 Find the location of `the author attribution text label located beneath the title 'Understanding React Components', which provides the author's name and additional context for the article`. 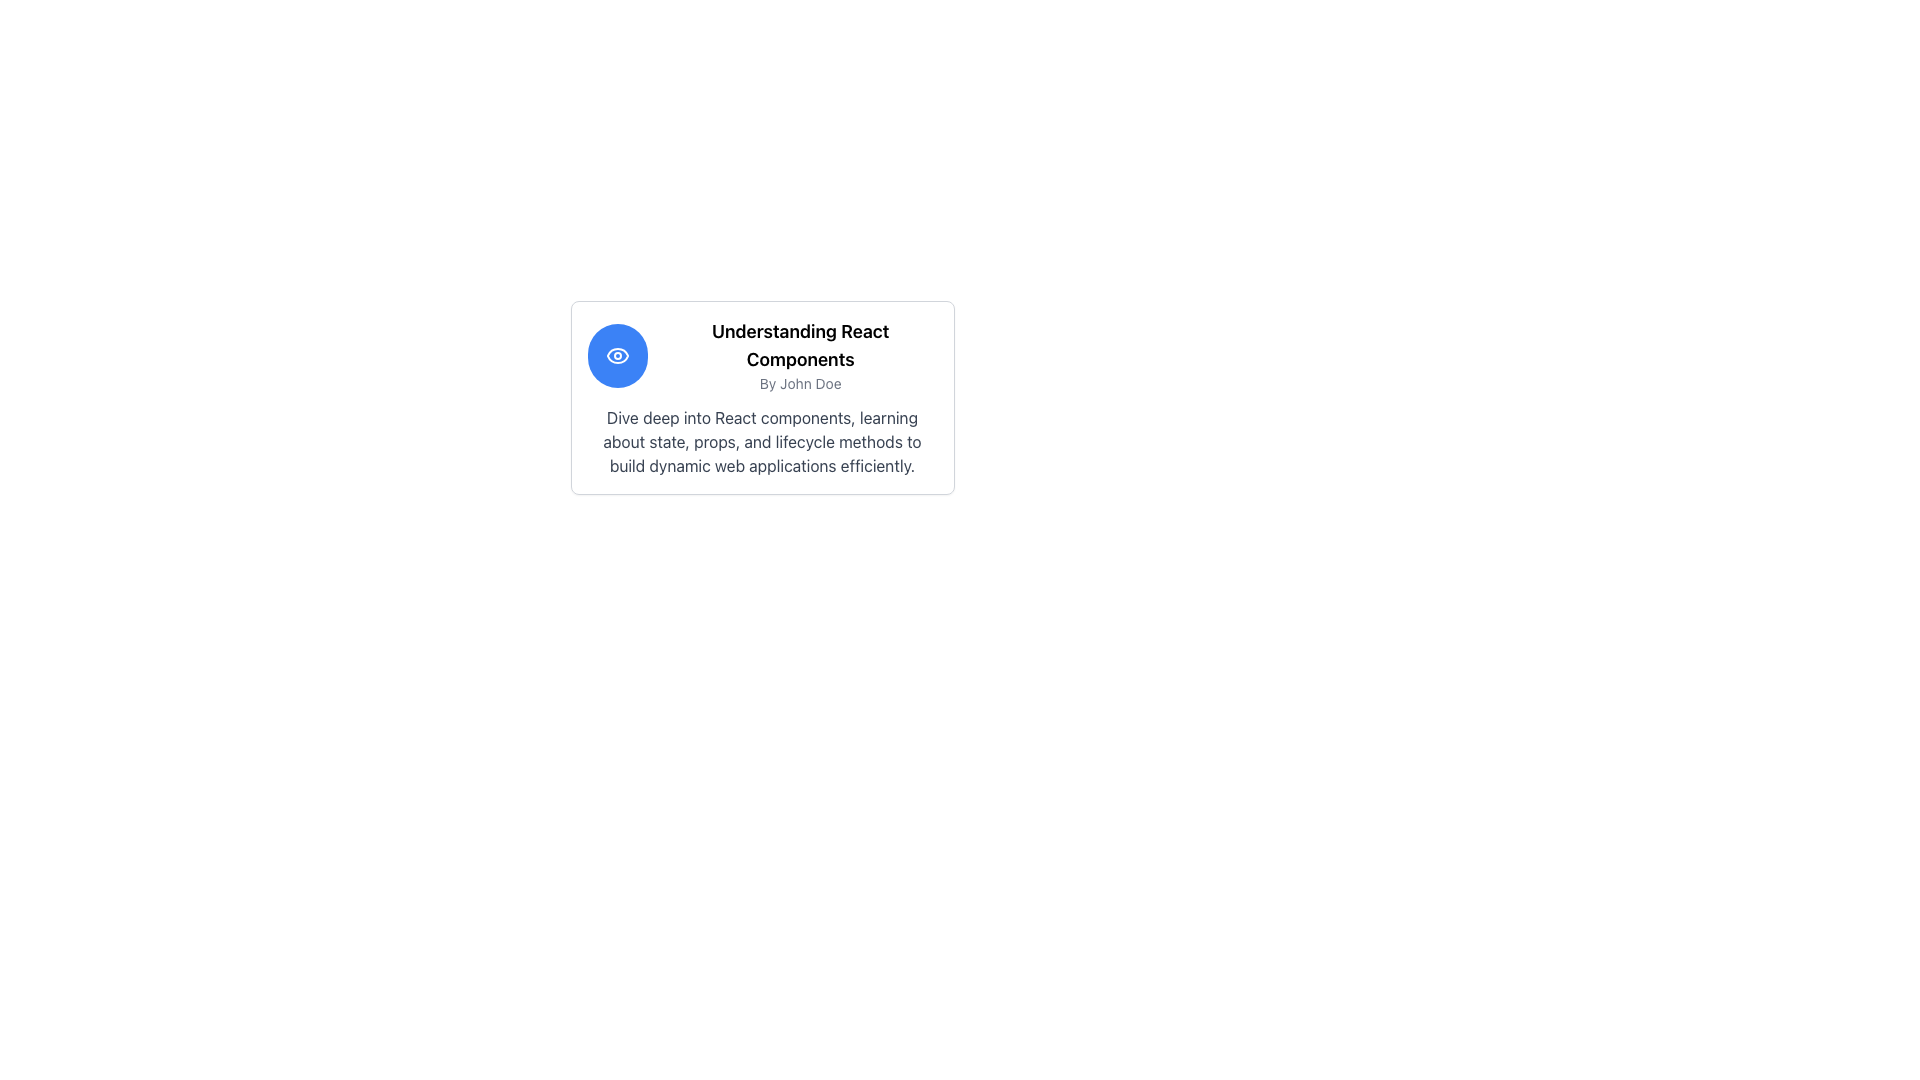

the author attribution text label located beneath the title 'Understanding React Components', which provides the author's name and additional context for the article is located at coordinates (800, 384).